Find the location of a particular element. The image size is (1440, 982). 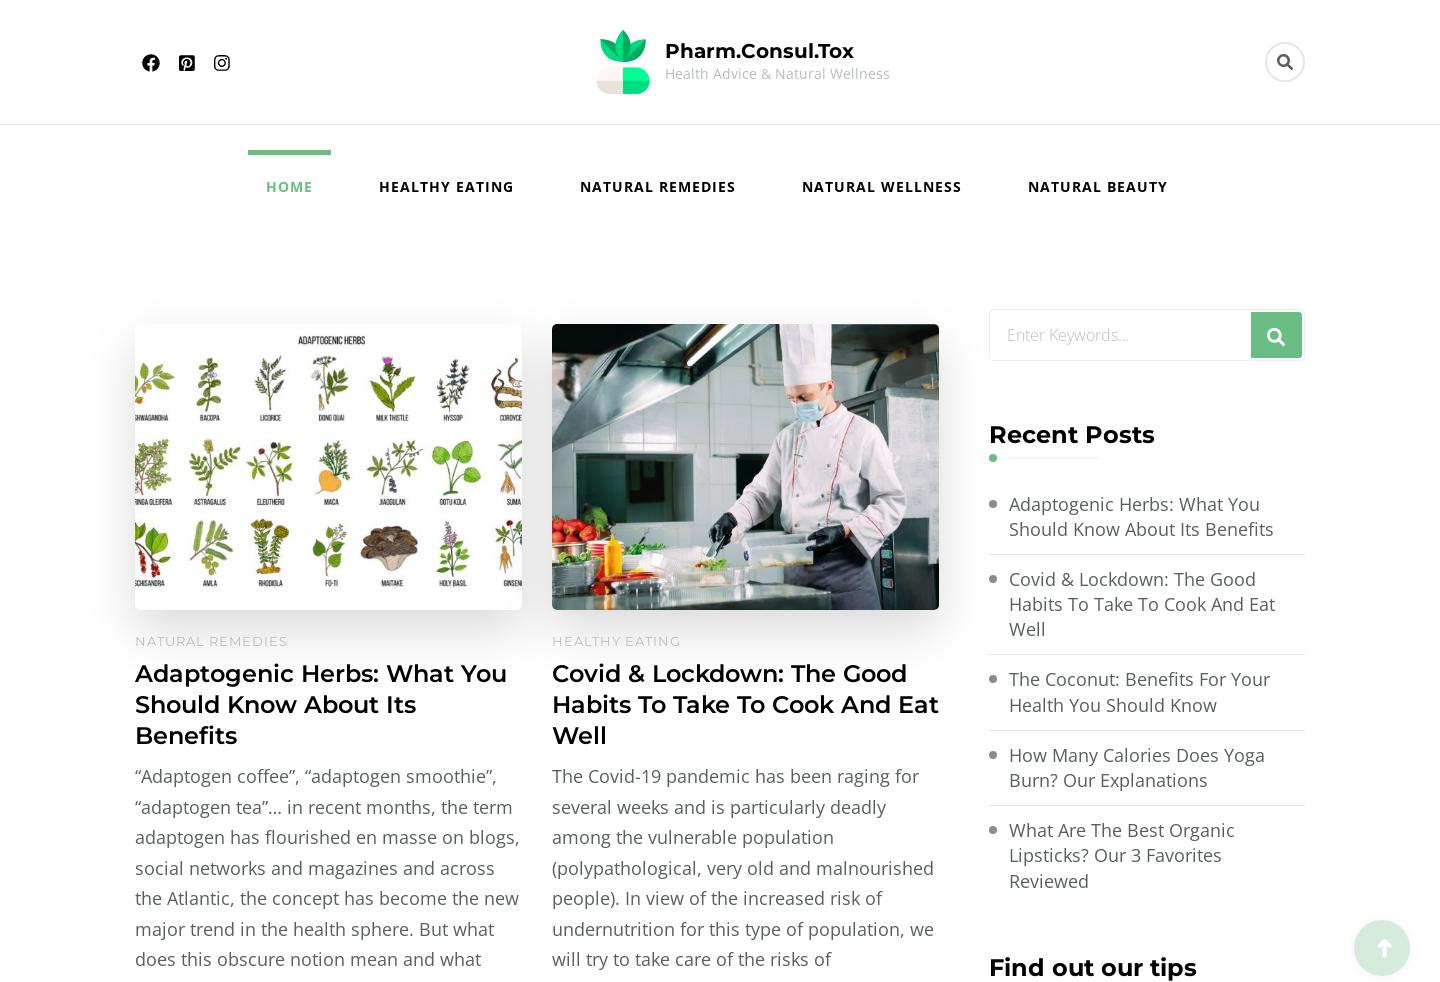

'Natural Wellness' is located at coordinates (879, 185).